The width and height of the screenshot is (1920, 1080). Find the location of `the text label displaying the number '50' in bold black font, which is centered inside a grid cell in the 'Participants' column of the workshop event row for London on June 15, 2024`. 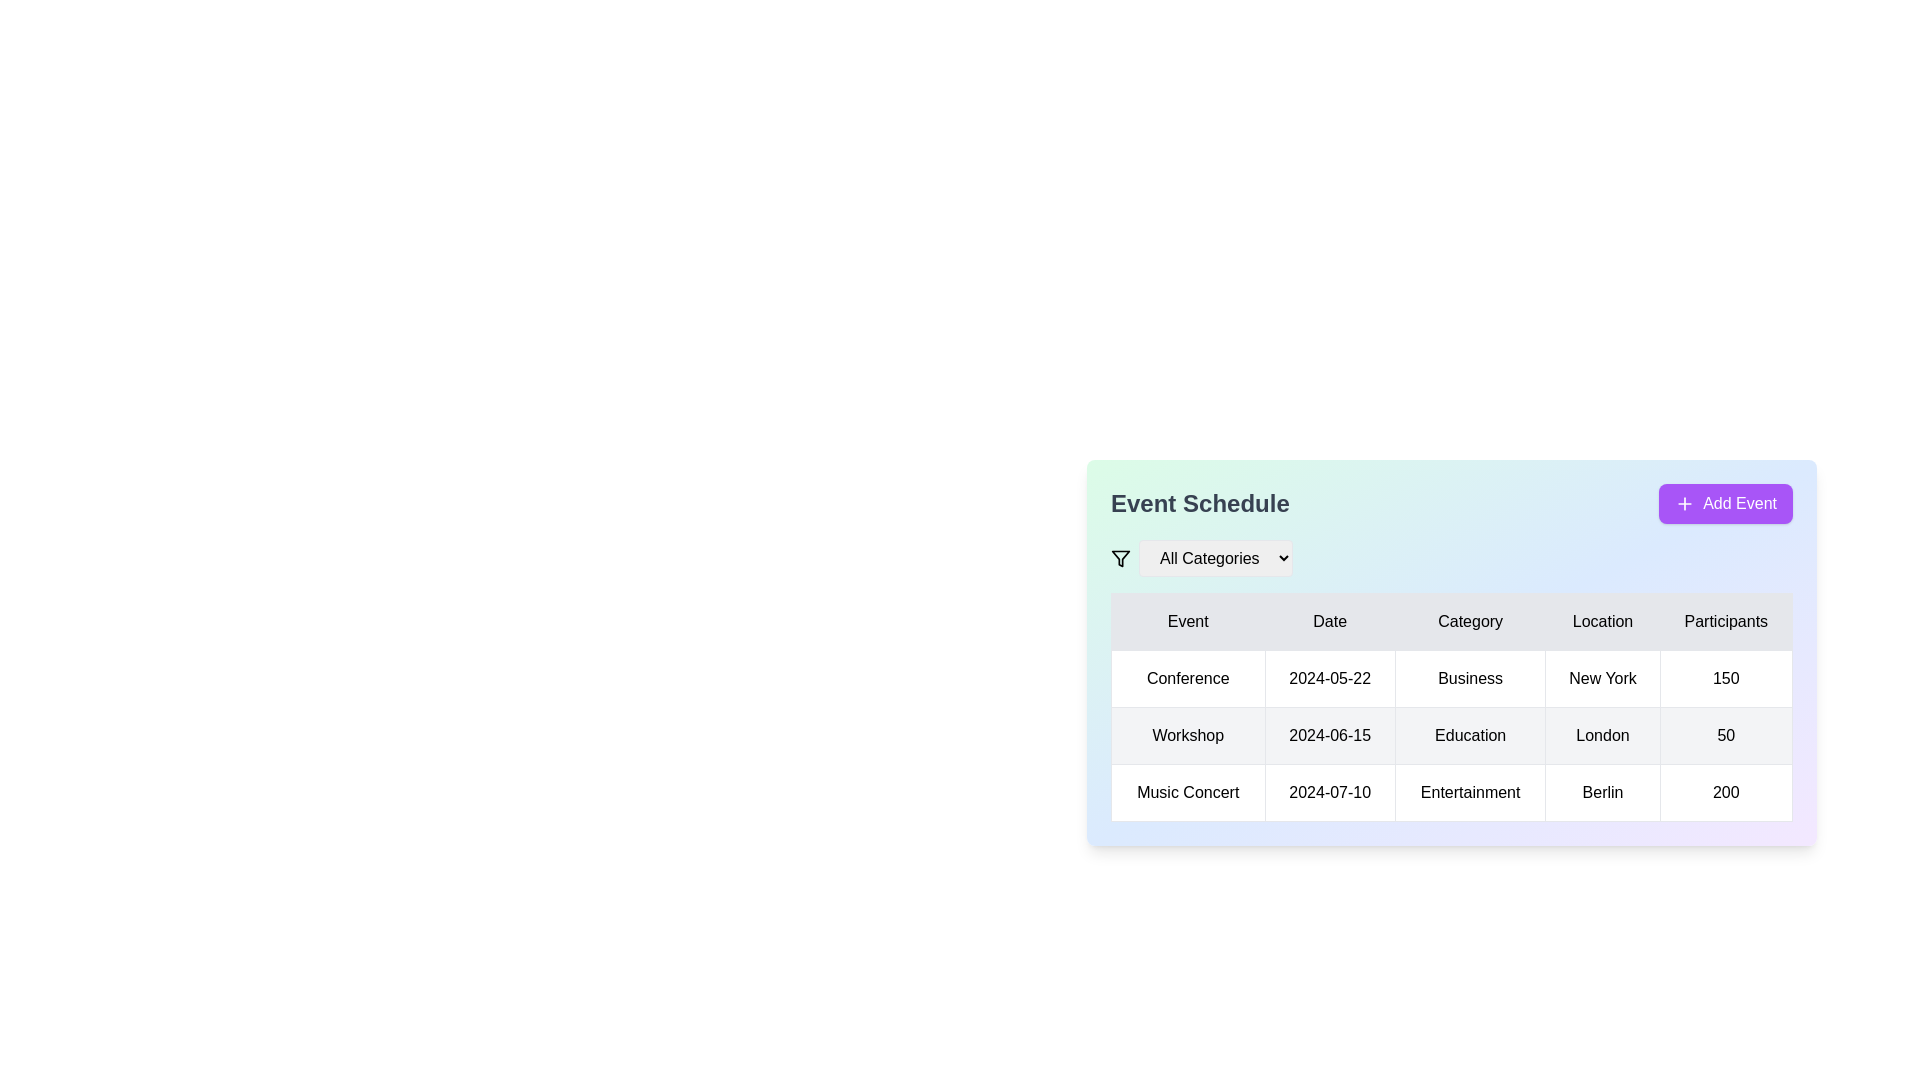

the text label displaying the number '50' in bold black font, which is centered inside a grid cell in the 'Participants' column of the workshop event row for London on June 15, 2024 is located at coordinates (1725, 736).